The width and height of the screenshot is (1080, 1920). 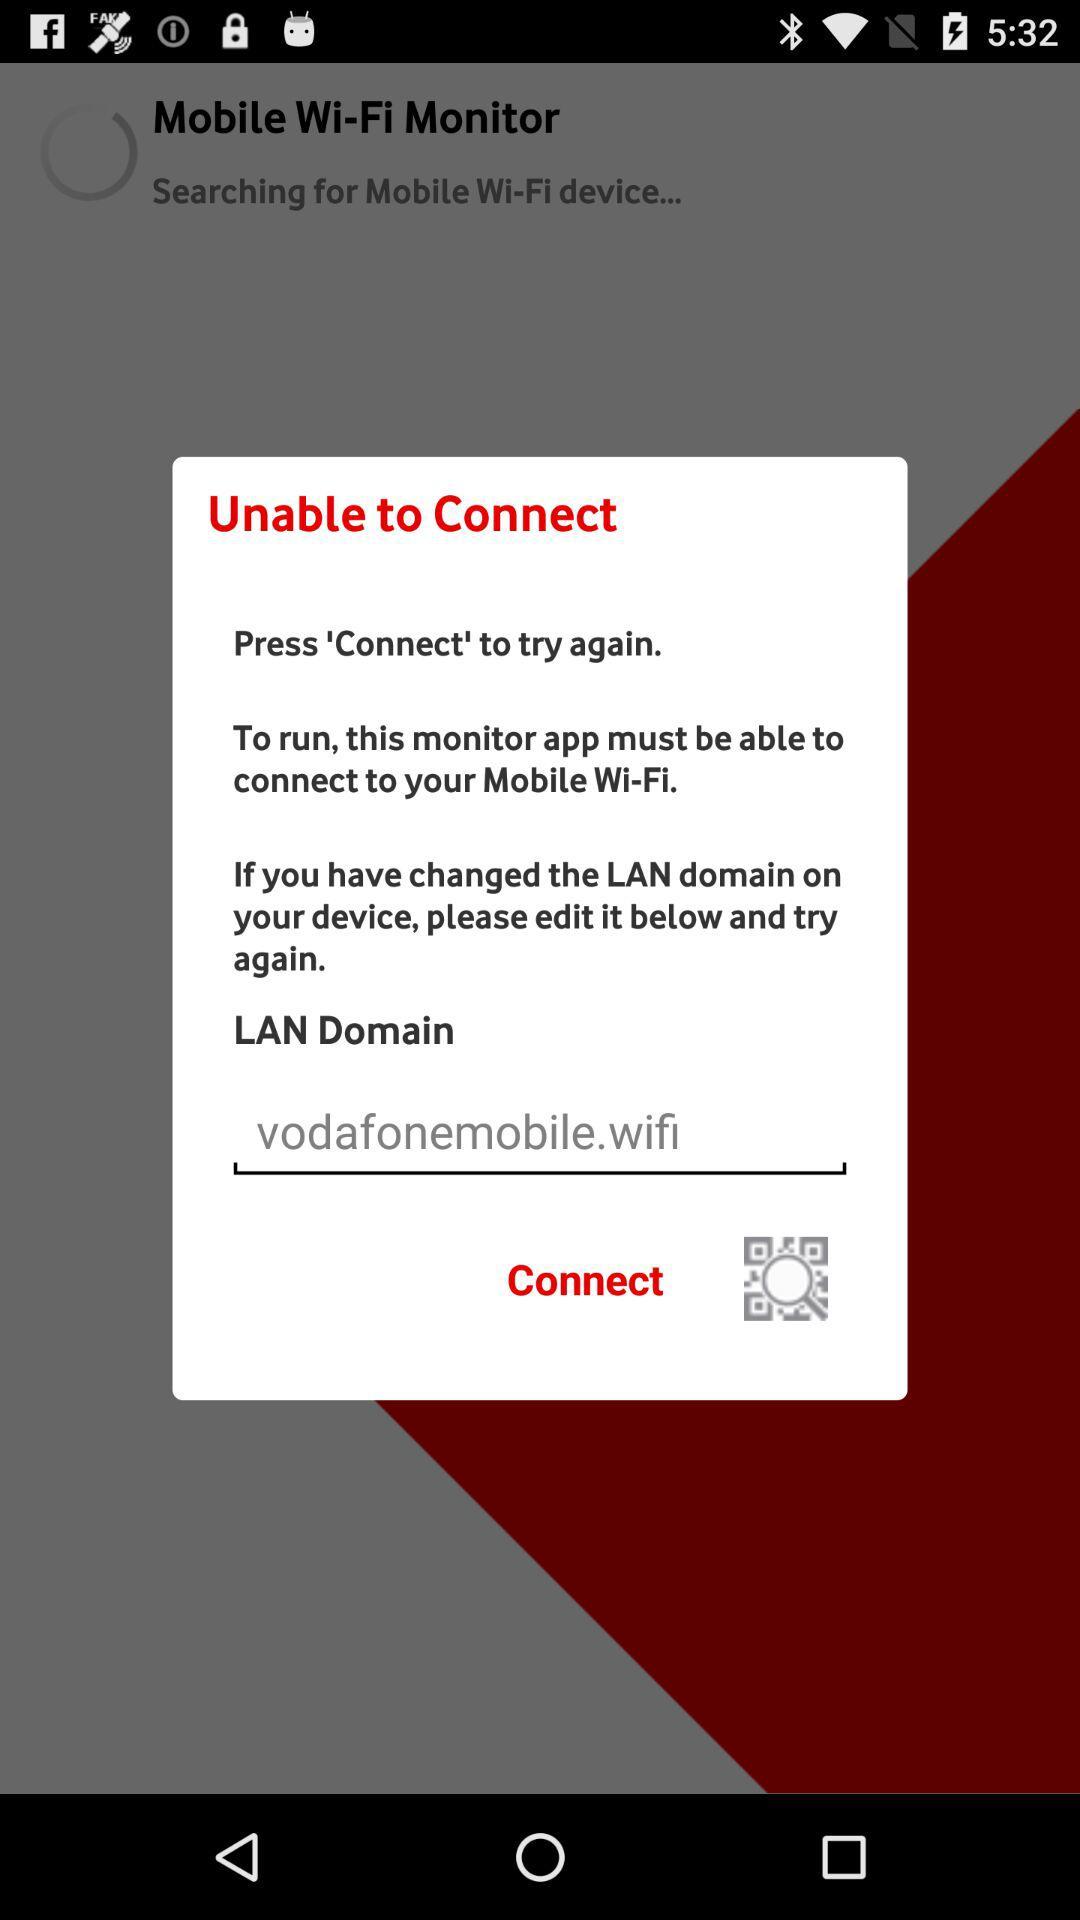 I want to click on the button next to the connect icon, so click(x=785, y=1277).